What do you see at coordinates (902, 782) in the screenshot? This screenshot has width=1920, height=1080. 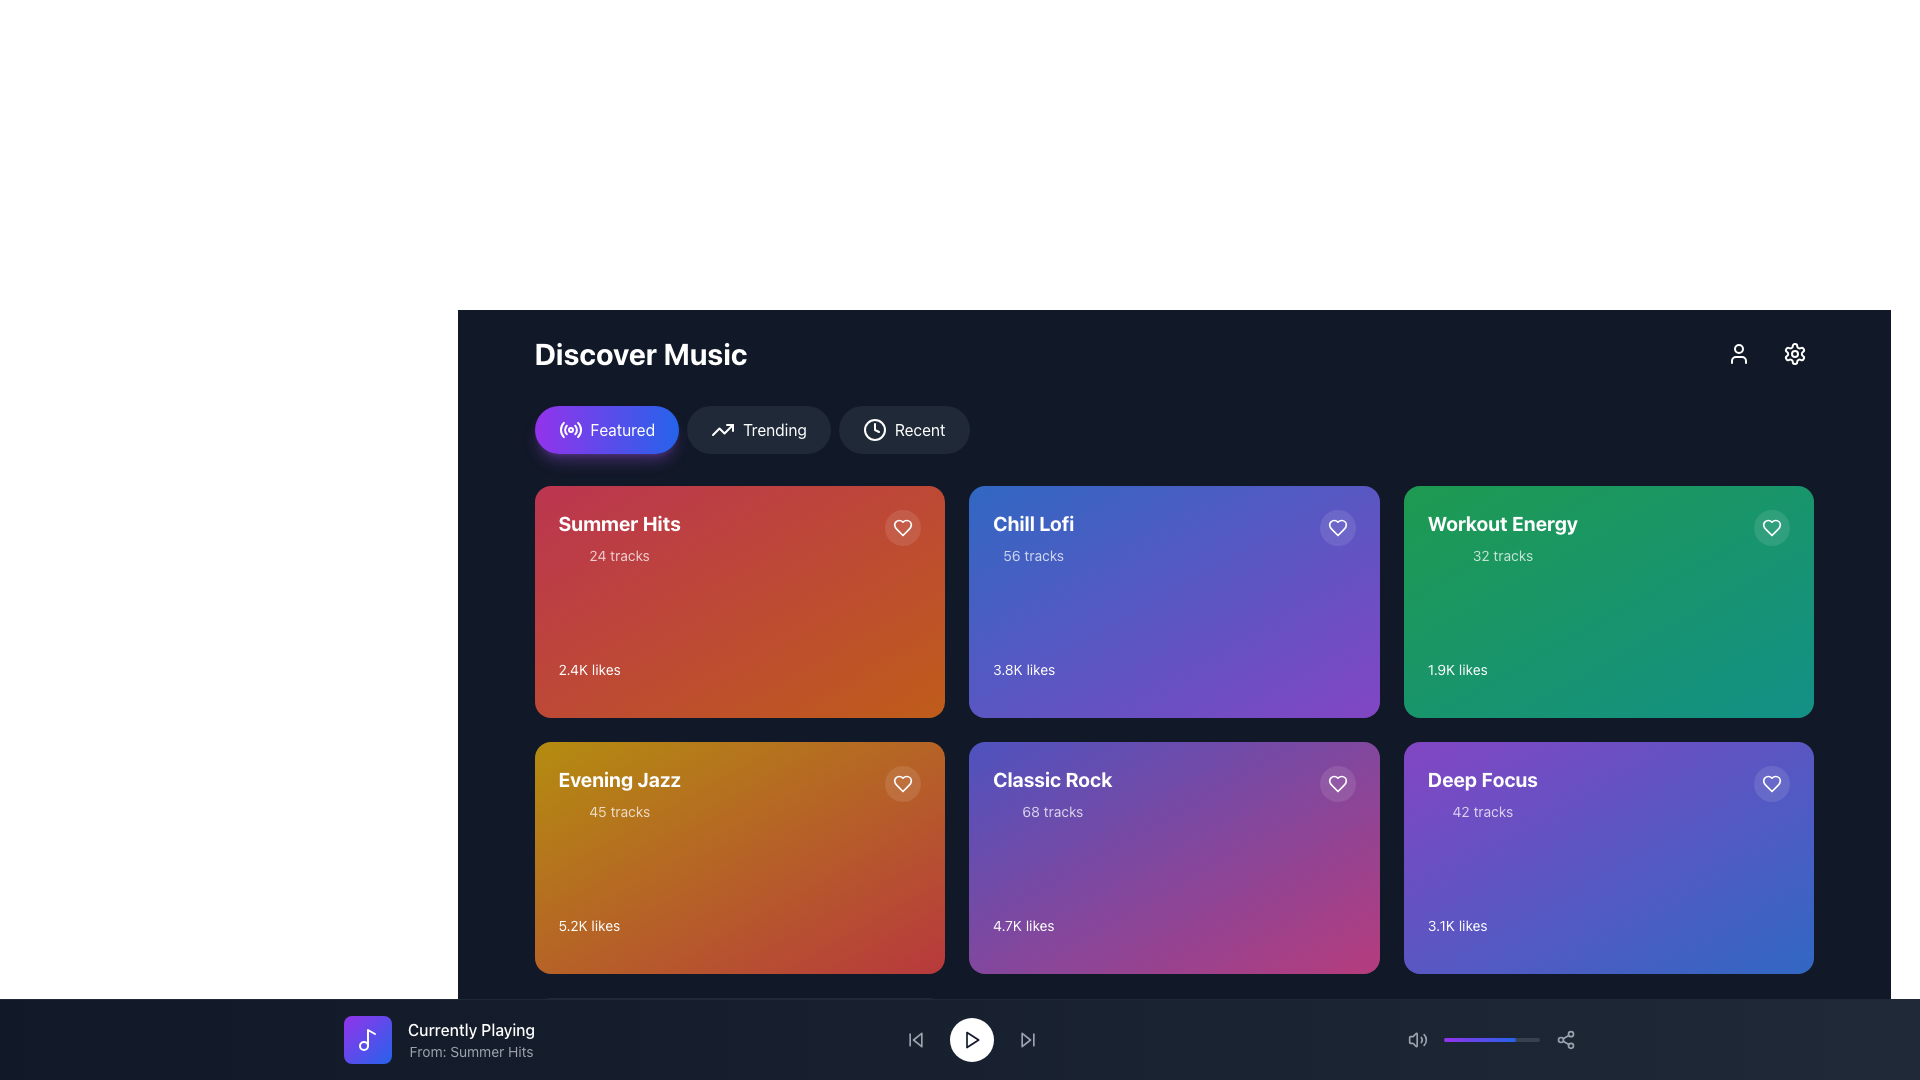 I see `the interactive button in the bottom right corner of the 'Evening Jazz' card to like or favorite the playlist` at bounding box center [902, 782].